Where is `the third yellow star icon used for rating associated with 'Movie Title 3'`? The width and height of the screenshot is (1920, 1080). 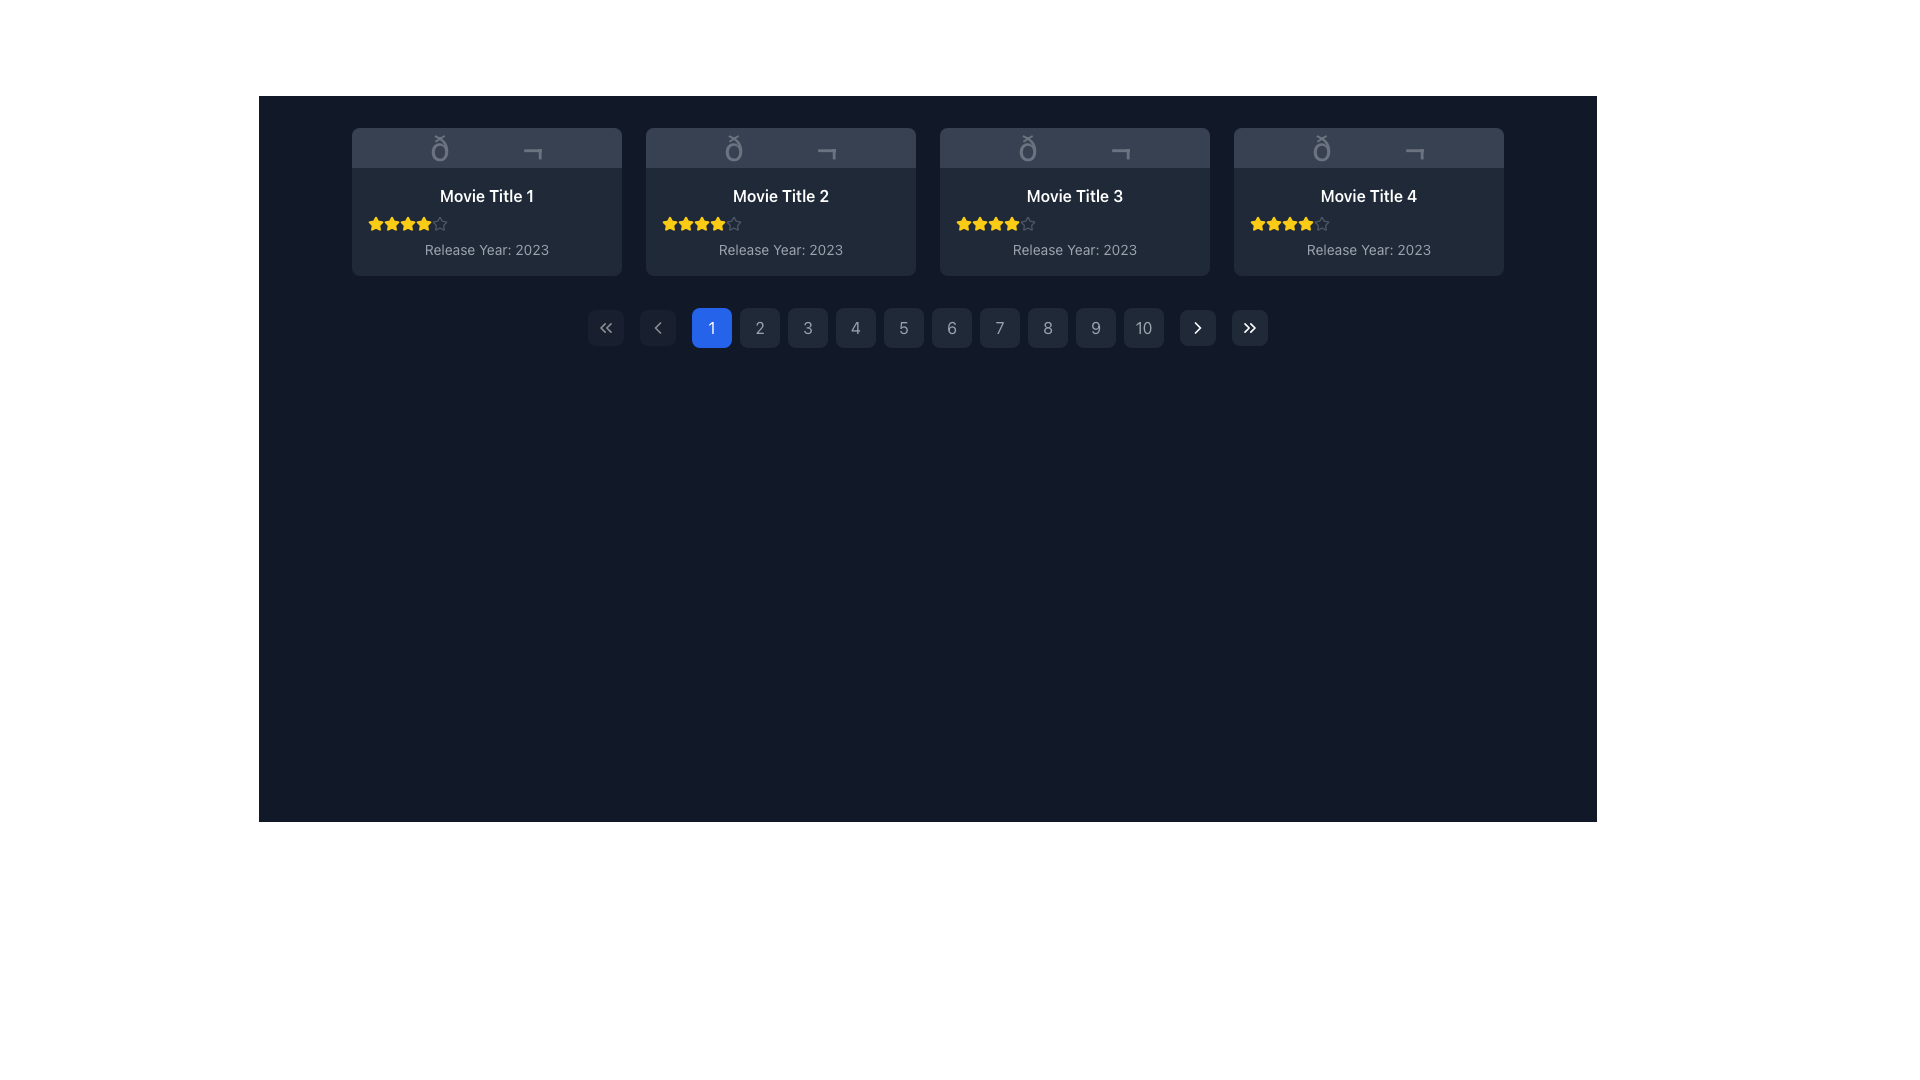 the third yellow star icon used for rating associated with 'Movie Title 3' is located at coordinates (979, 223).